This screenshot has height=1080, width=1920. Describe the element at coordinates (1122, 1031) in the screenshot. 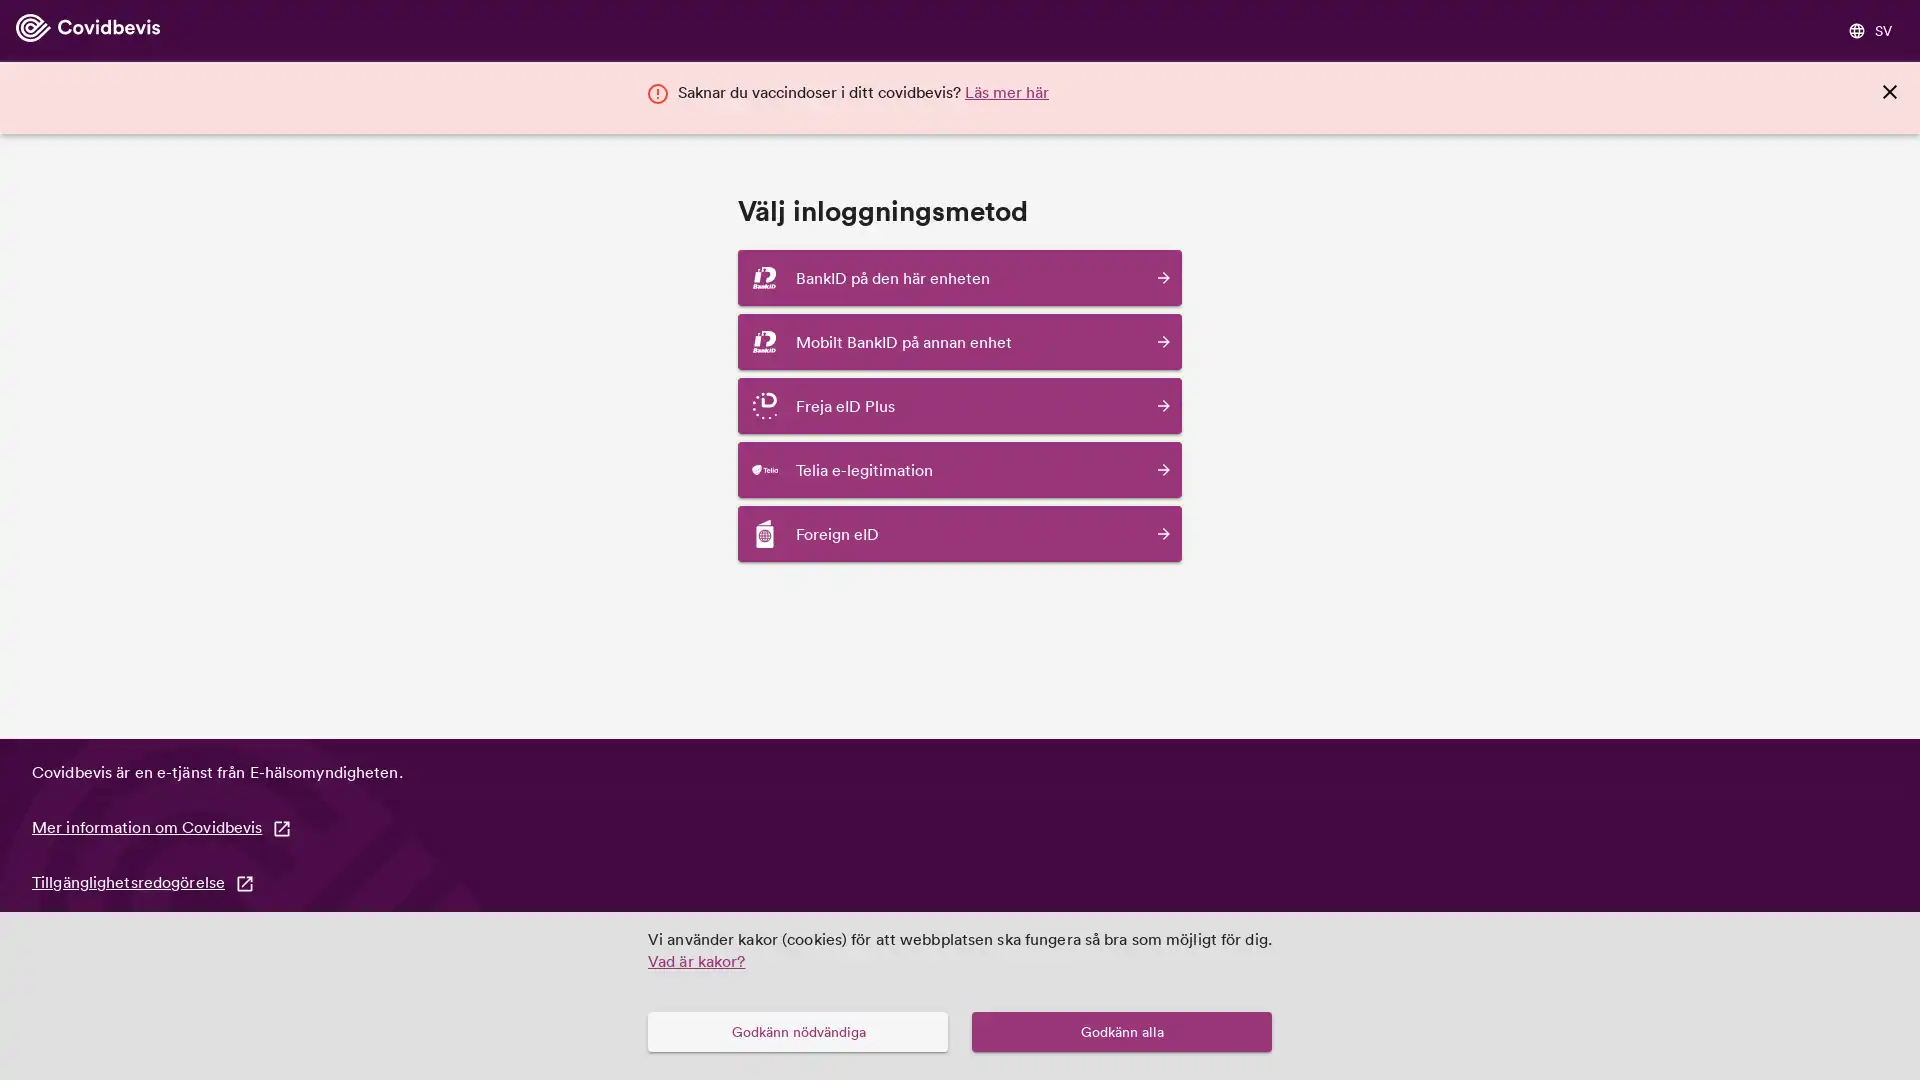

I see `Godkann alla` at that location.